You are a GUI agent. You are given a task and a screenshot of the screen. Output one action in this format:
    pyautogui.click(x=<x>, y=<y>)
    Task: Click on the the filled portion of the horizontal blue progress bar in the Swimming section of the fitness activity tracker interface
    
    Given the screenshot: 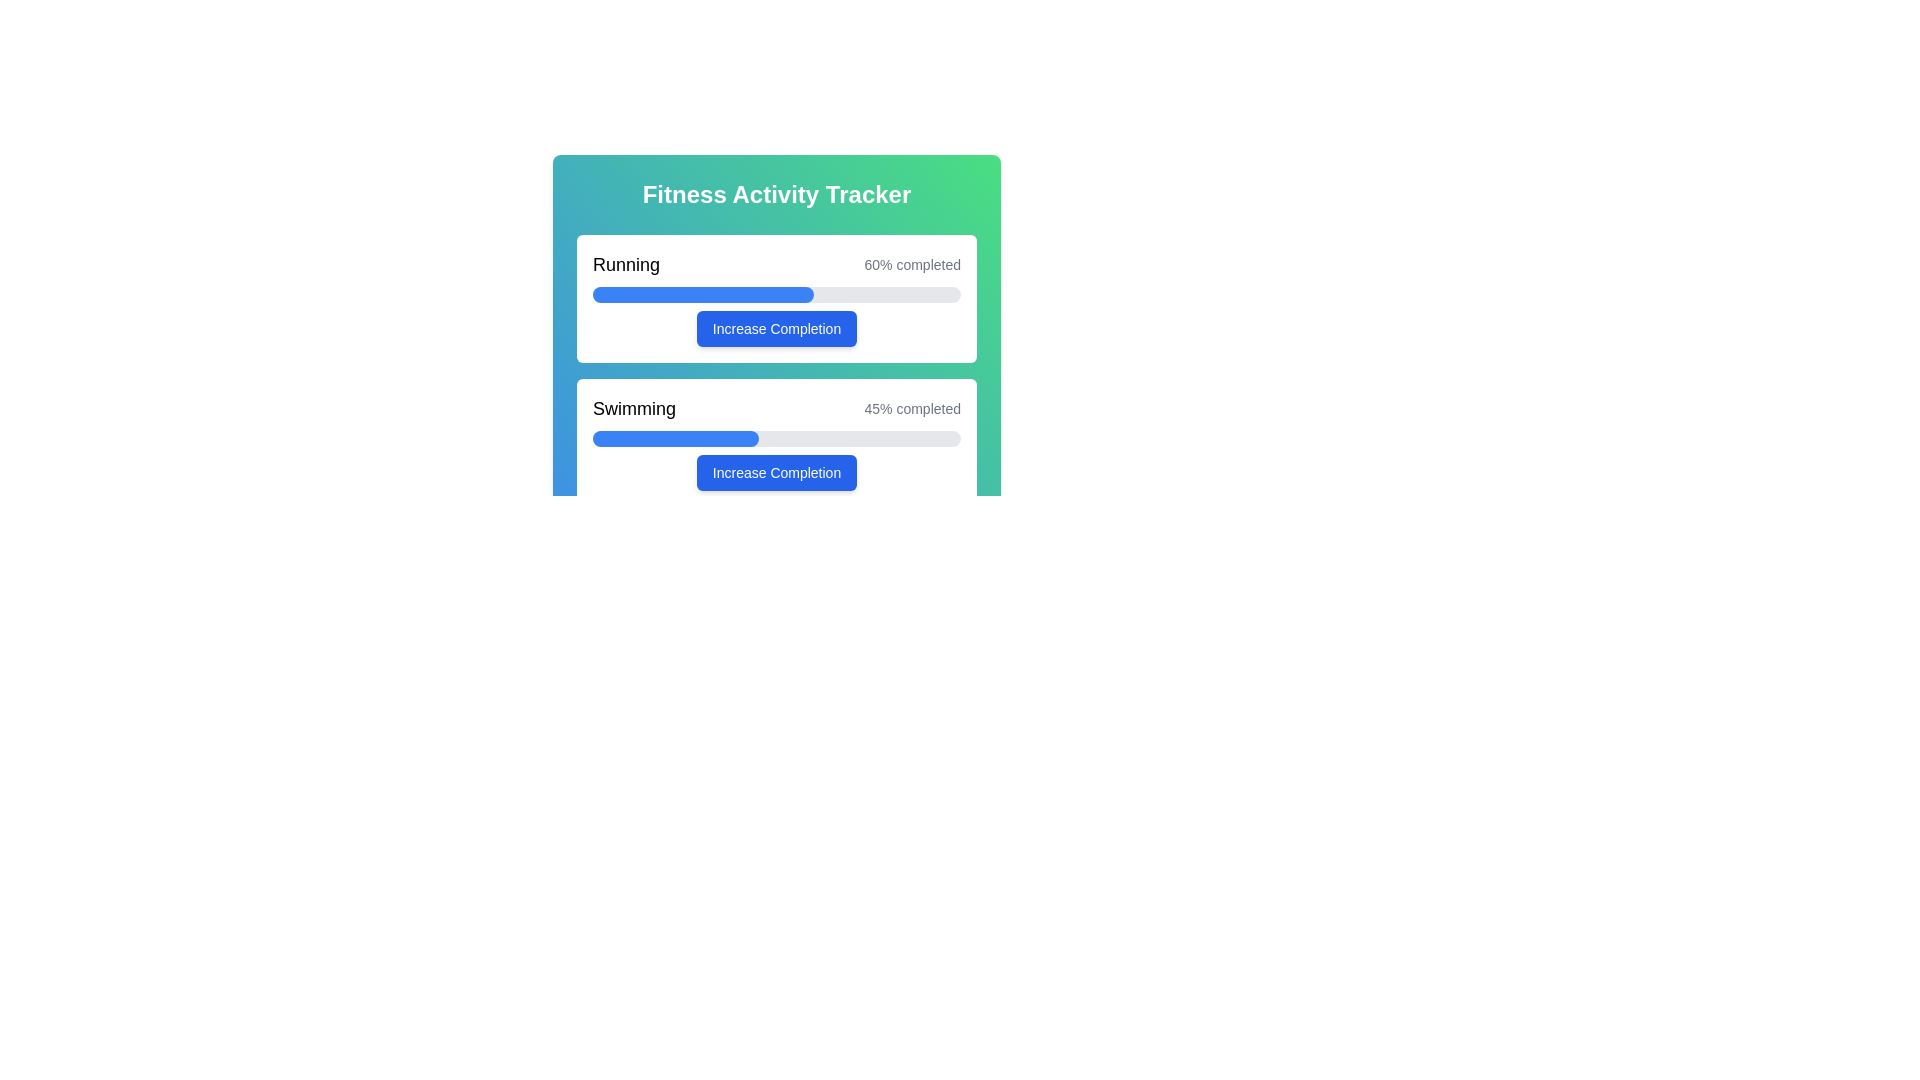 What is the action you would take?
    pyautogui.click(x=675, y=438)
    